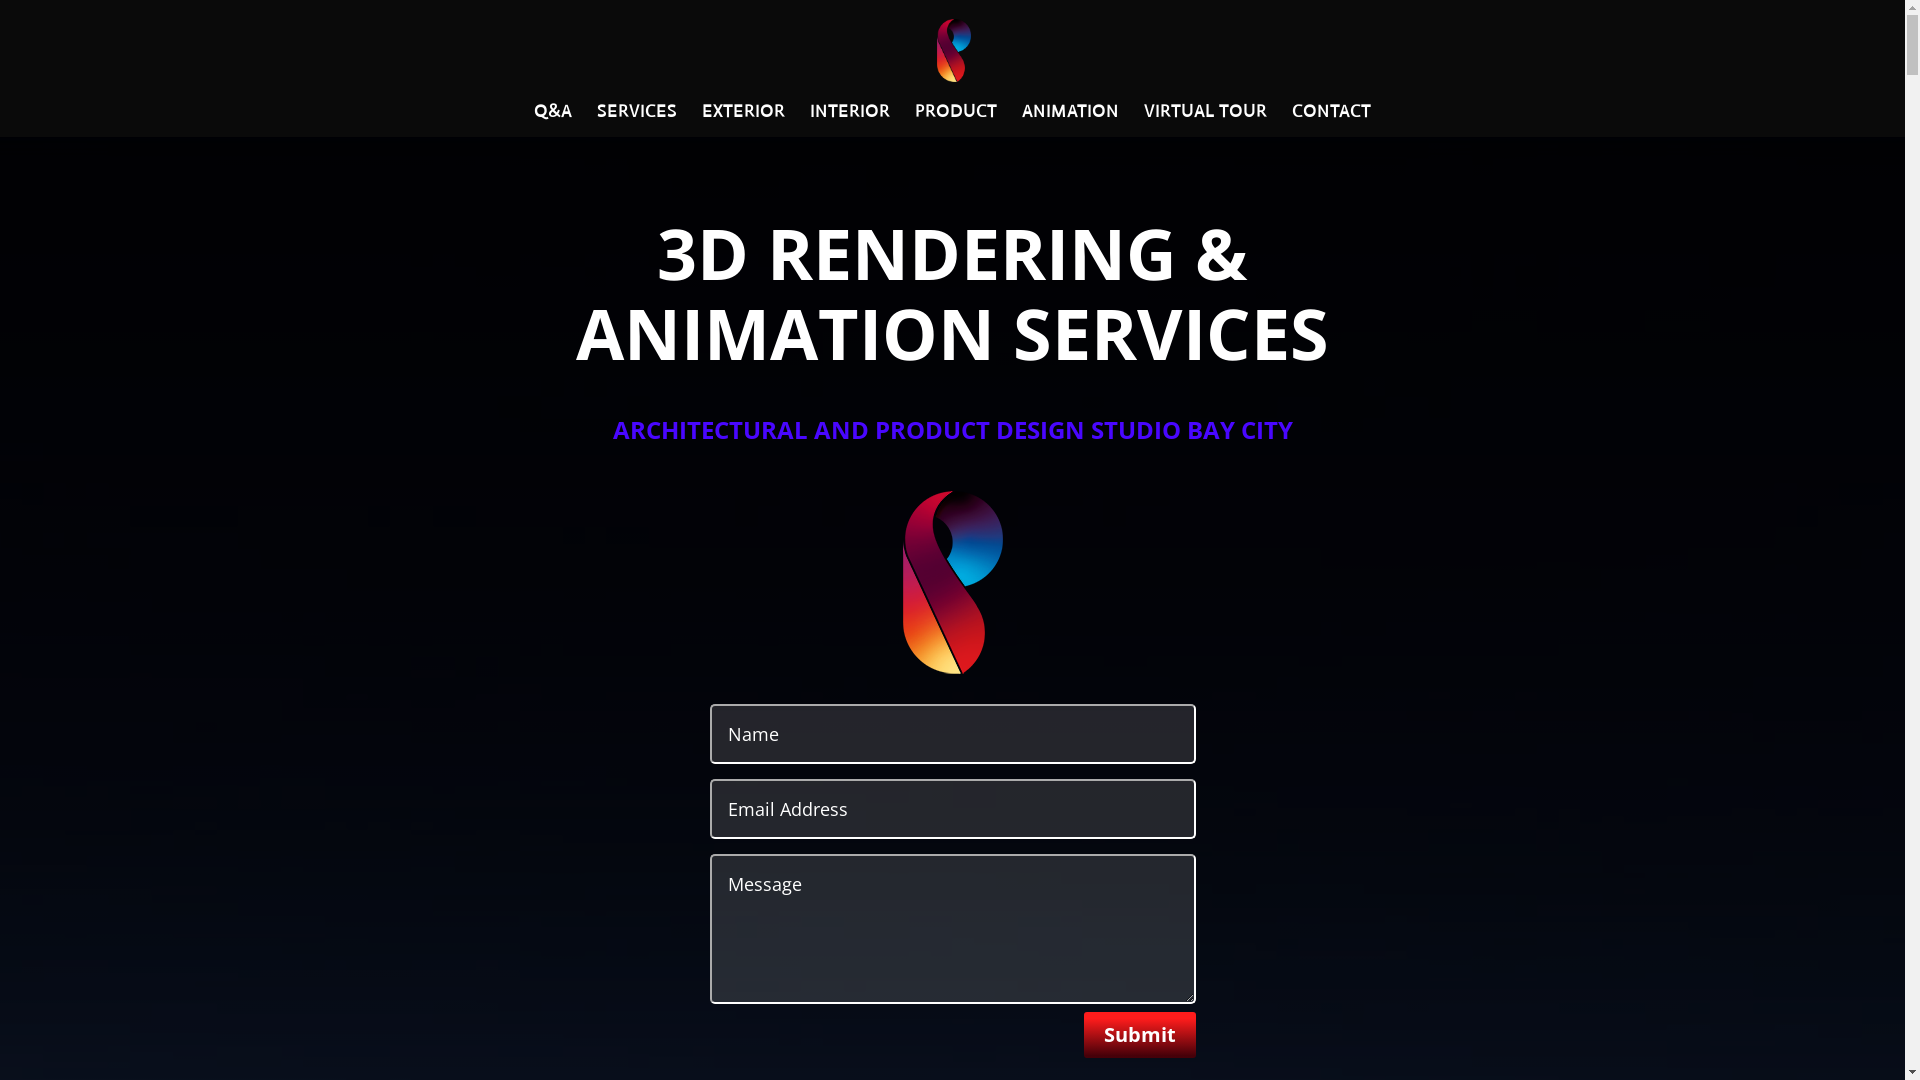 Image resolution: width=1920 pixels, height=1080 pixels. Describe the element at coordinates (1204, 120) in the screenshot. I see `'VIRTUAL TOUR'` at that location.